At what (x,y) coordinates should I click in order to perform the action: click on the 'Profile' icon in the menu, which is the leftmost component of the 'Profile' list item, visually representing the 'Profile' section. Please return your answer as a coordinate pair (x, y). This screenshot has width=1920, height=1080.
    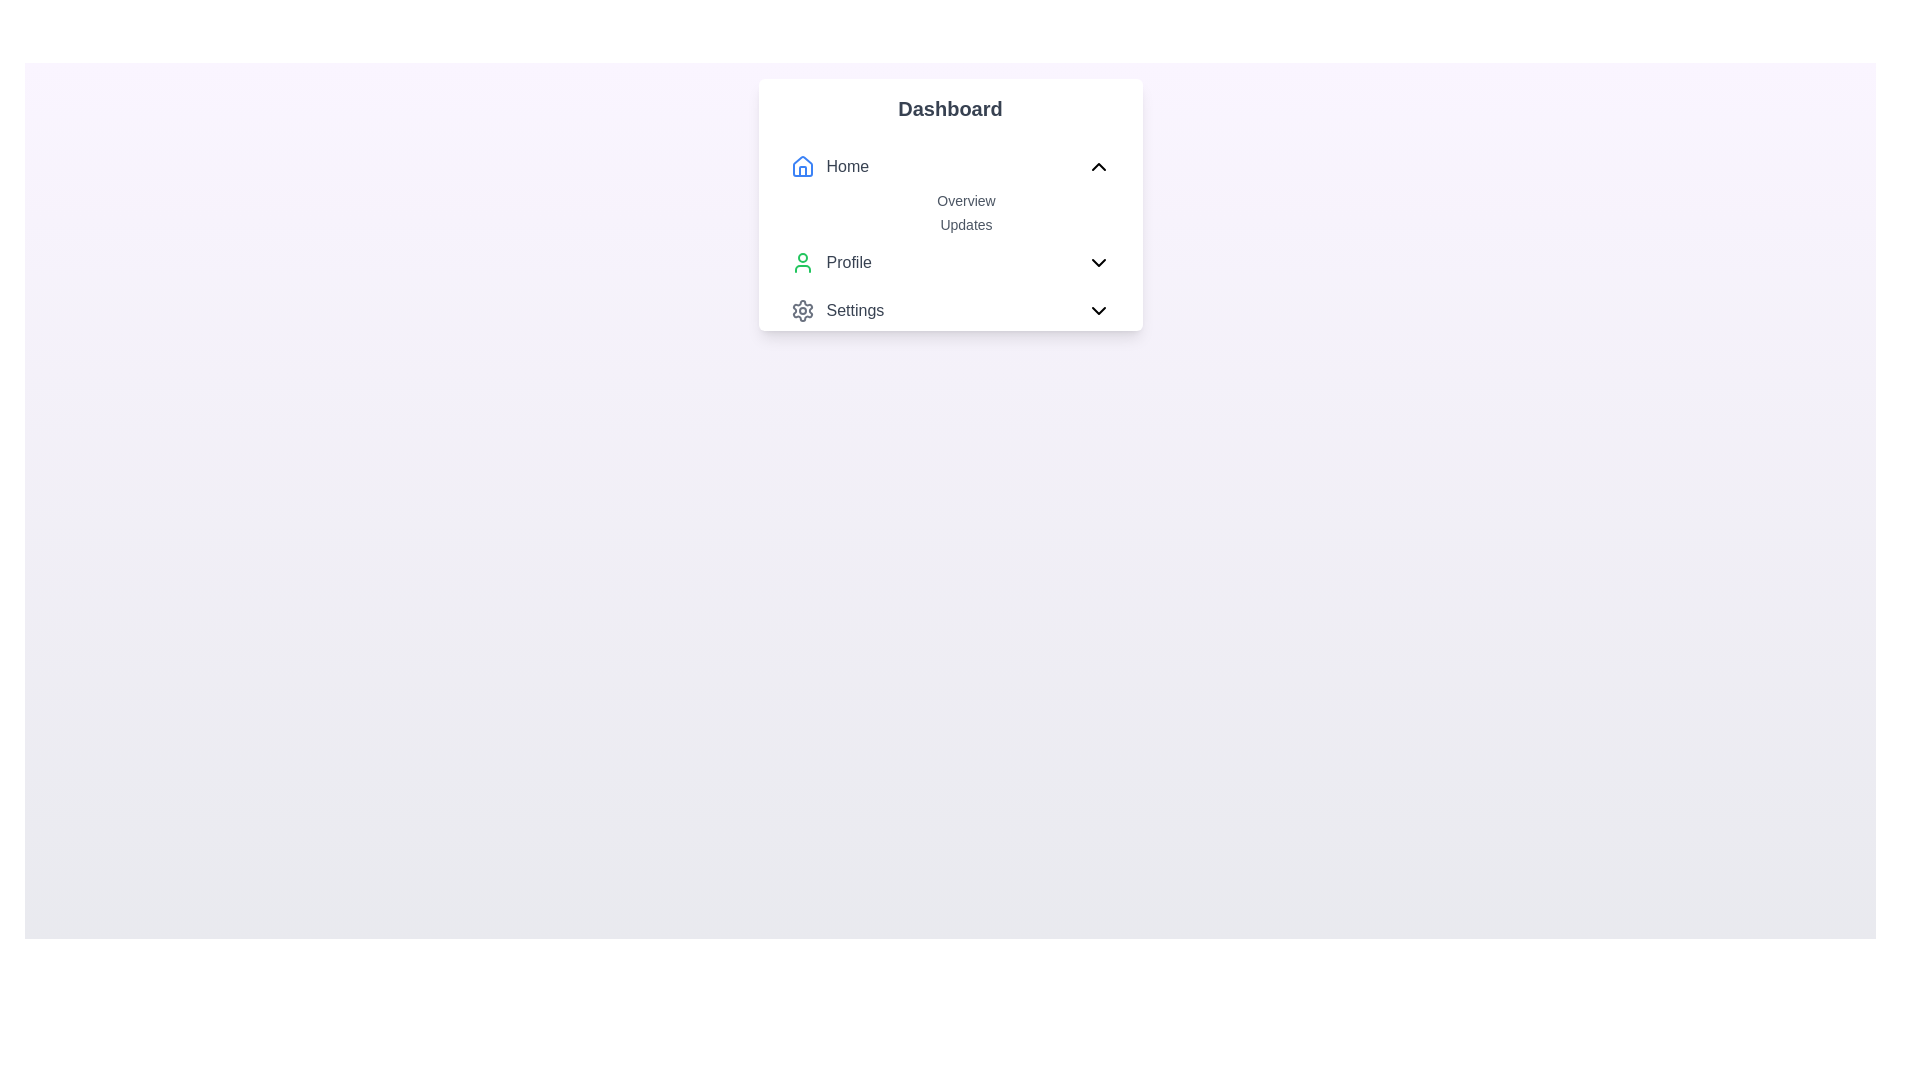
    Looking at the image, I should click on (802, 261).